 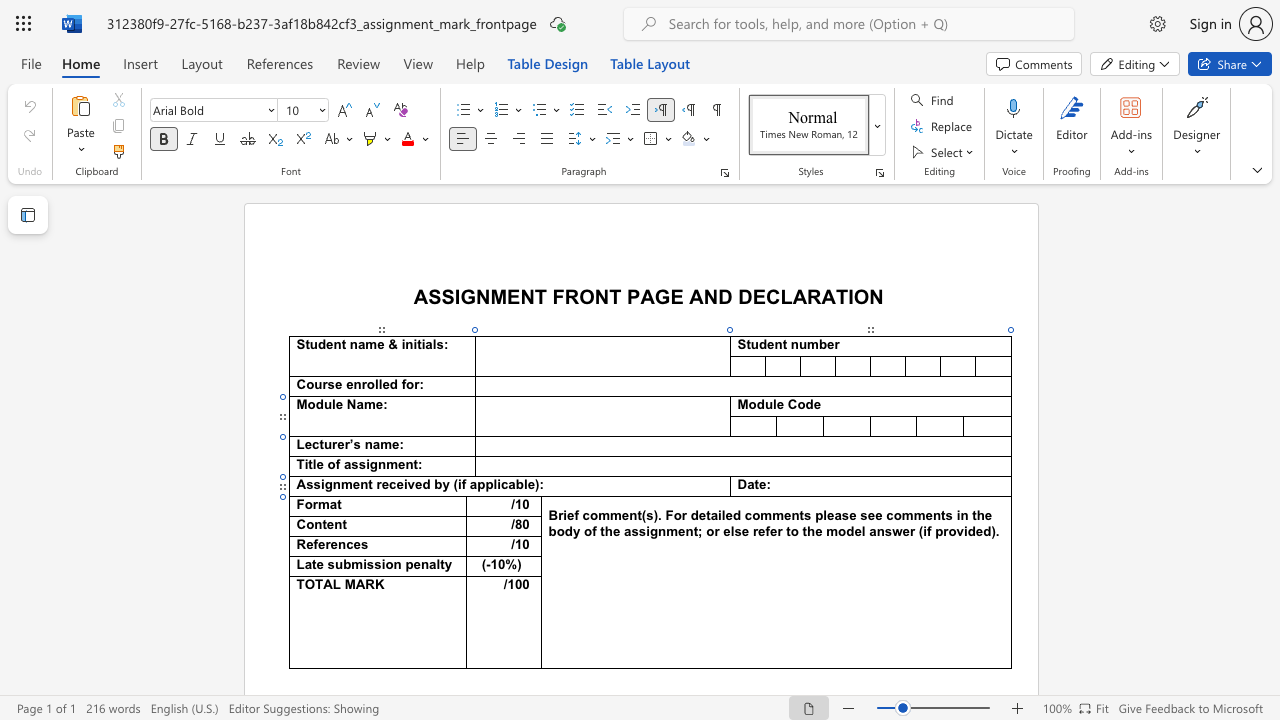 What do you see at coordinates (314, 544) in the screenshot?
I see `the 1th character "f" in the text` at bounding box center [314, 544].